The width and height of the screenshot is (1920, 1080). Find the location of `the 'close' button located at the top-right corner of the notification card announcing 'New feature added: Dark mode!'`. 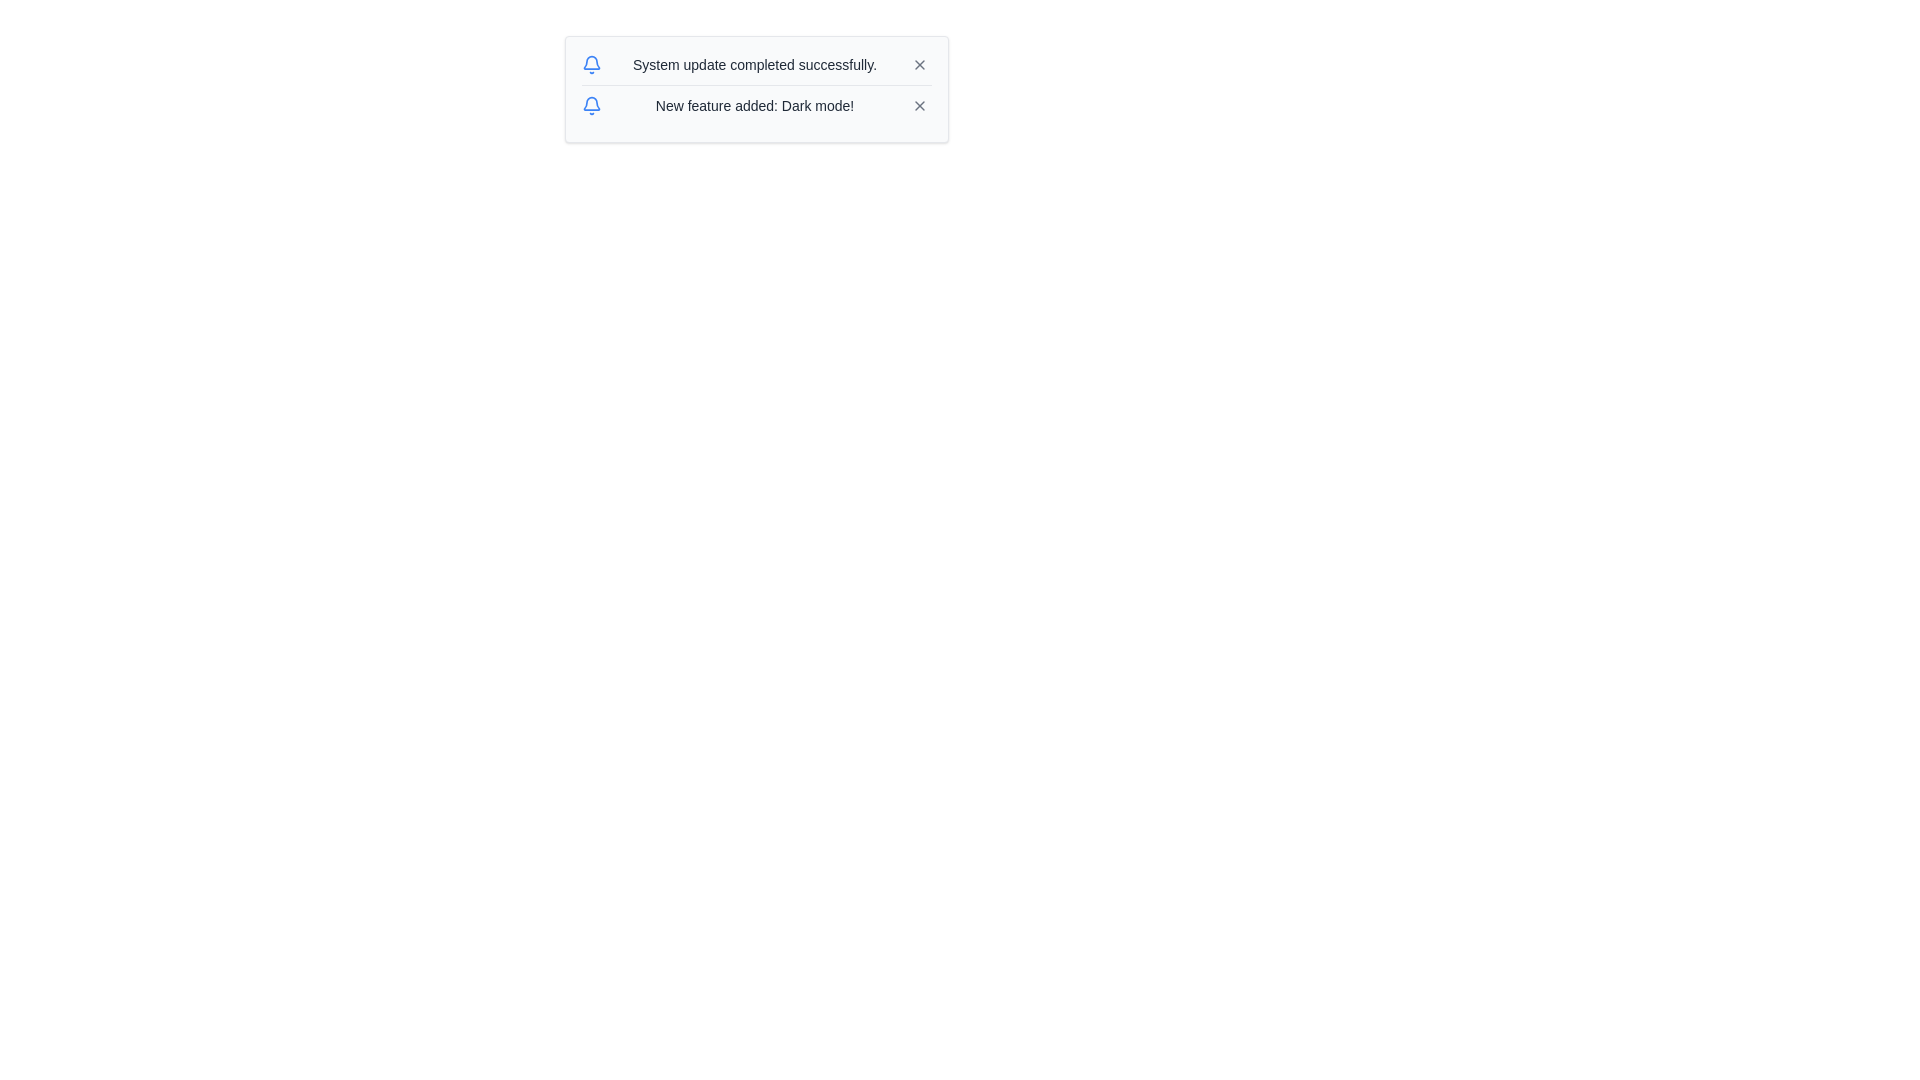

the 'close' button located at the top-right corner of the notification card announcing 'New feature added: Dark mode!' is located at coordinates (919, 105).